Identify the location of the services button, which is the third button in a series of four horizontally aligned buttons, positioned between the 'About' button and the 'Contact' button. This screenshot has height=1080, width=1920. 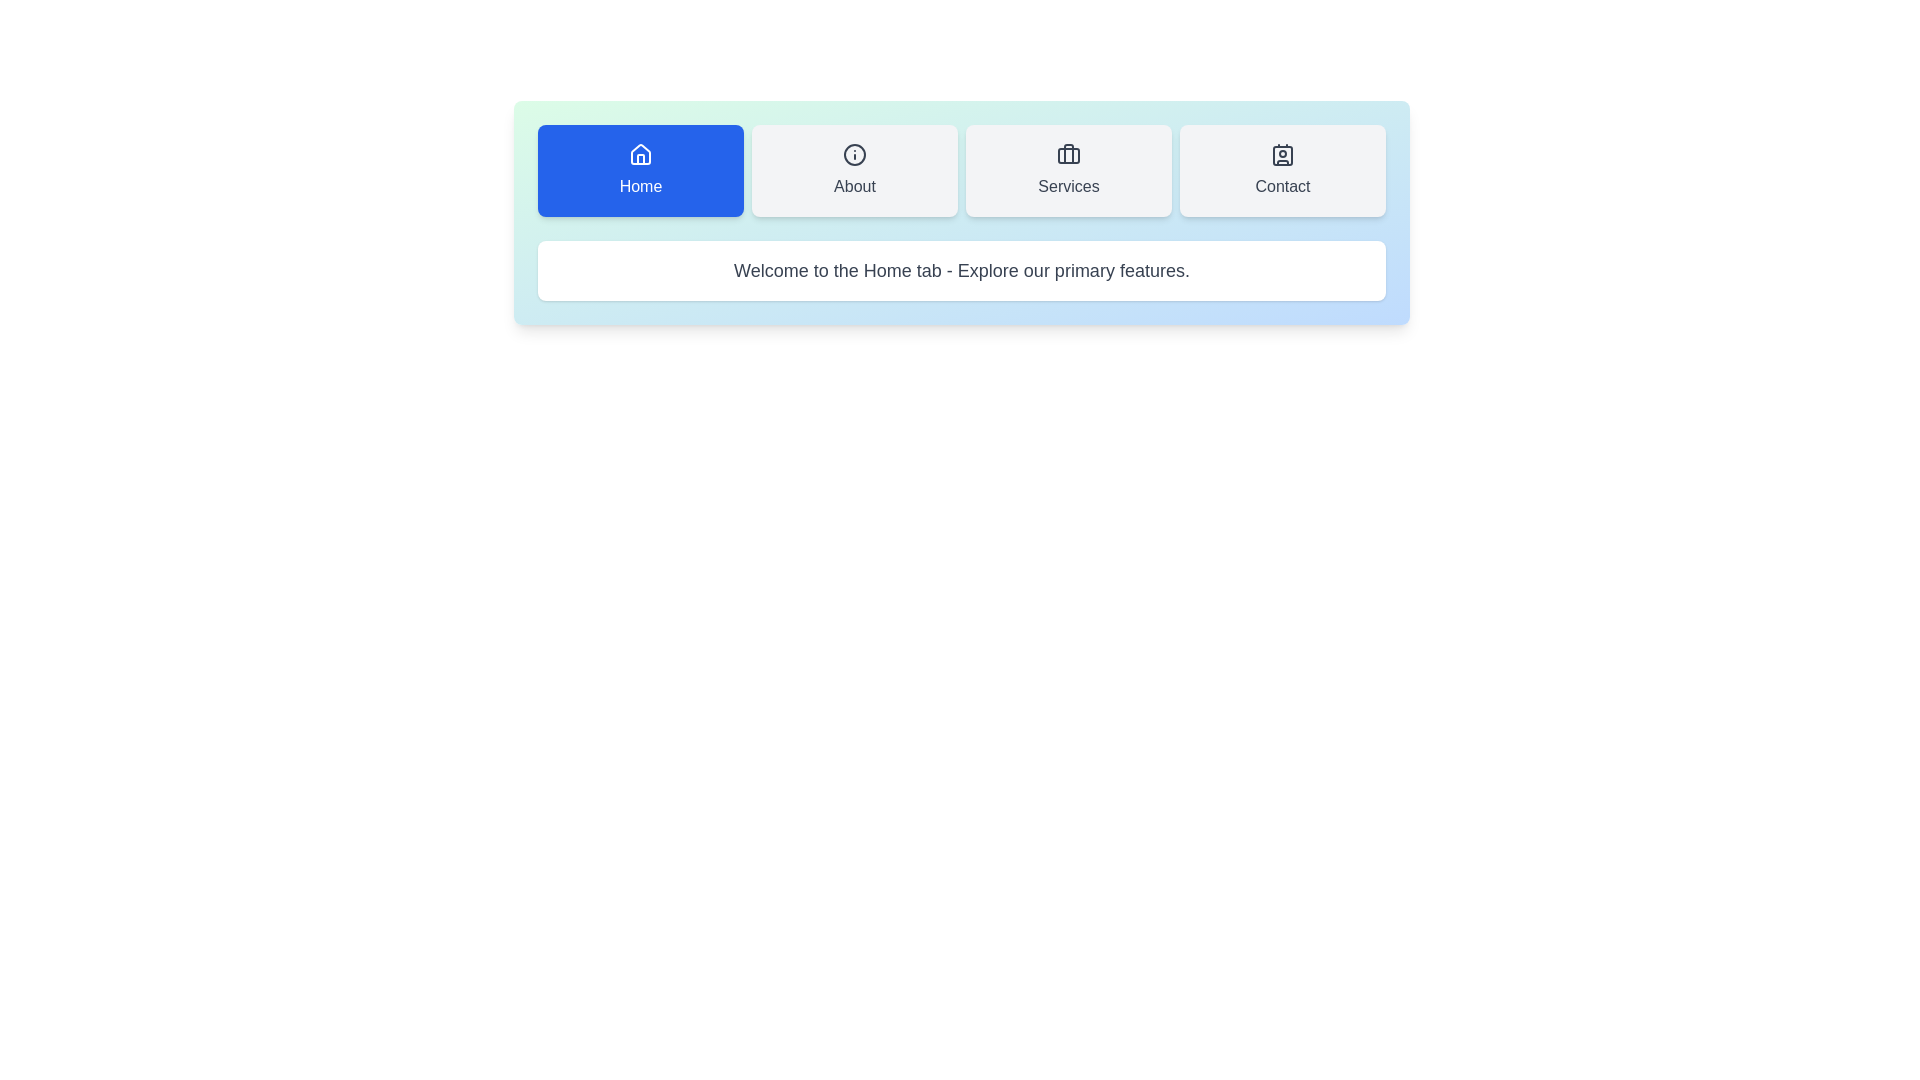
(1068, 169).